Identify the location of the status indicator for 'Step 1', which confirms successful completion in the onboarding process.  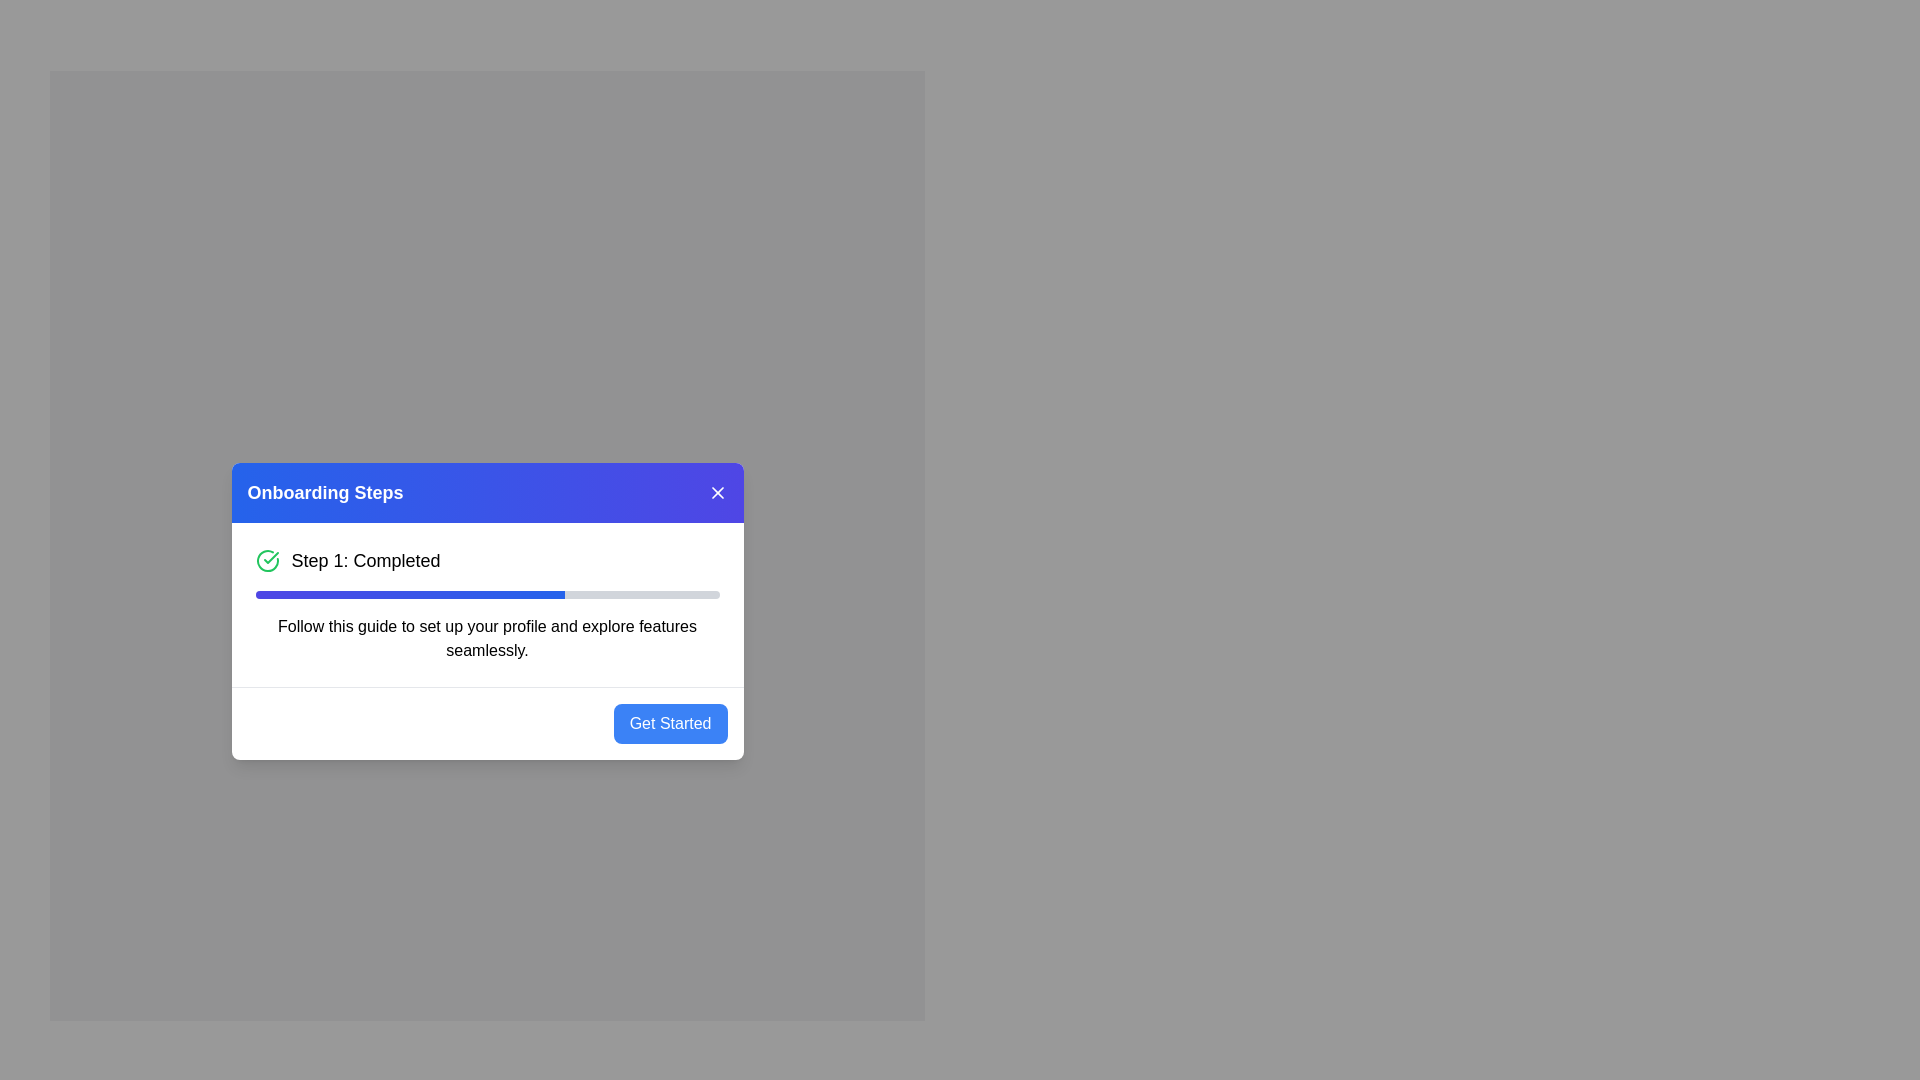
(366, 560).